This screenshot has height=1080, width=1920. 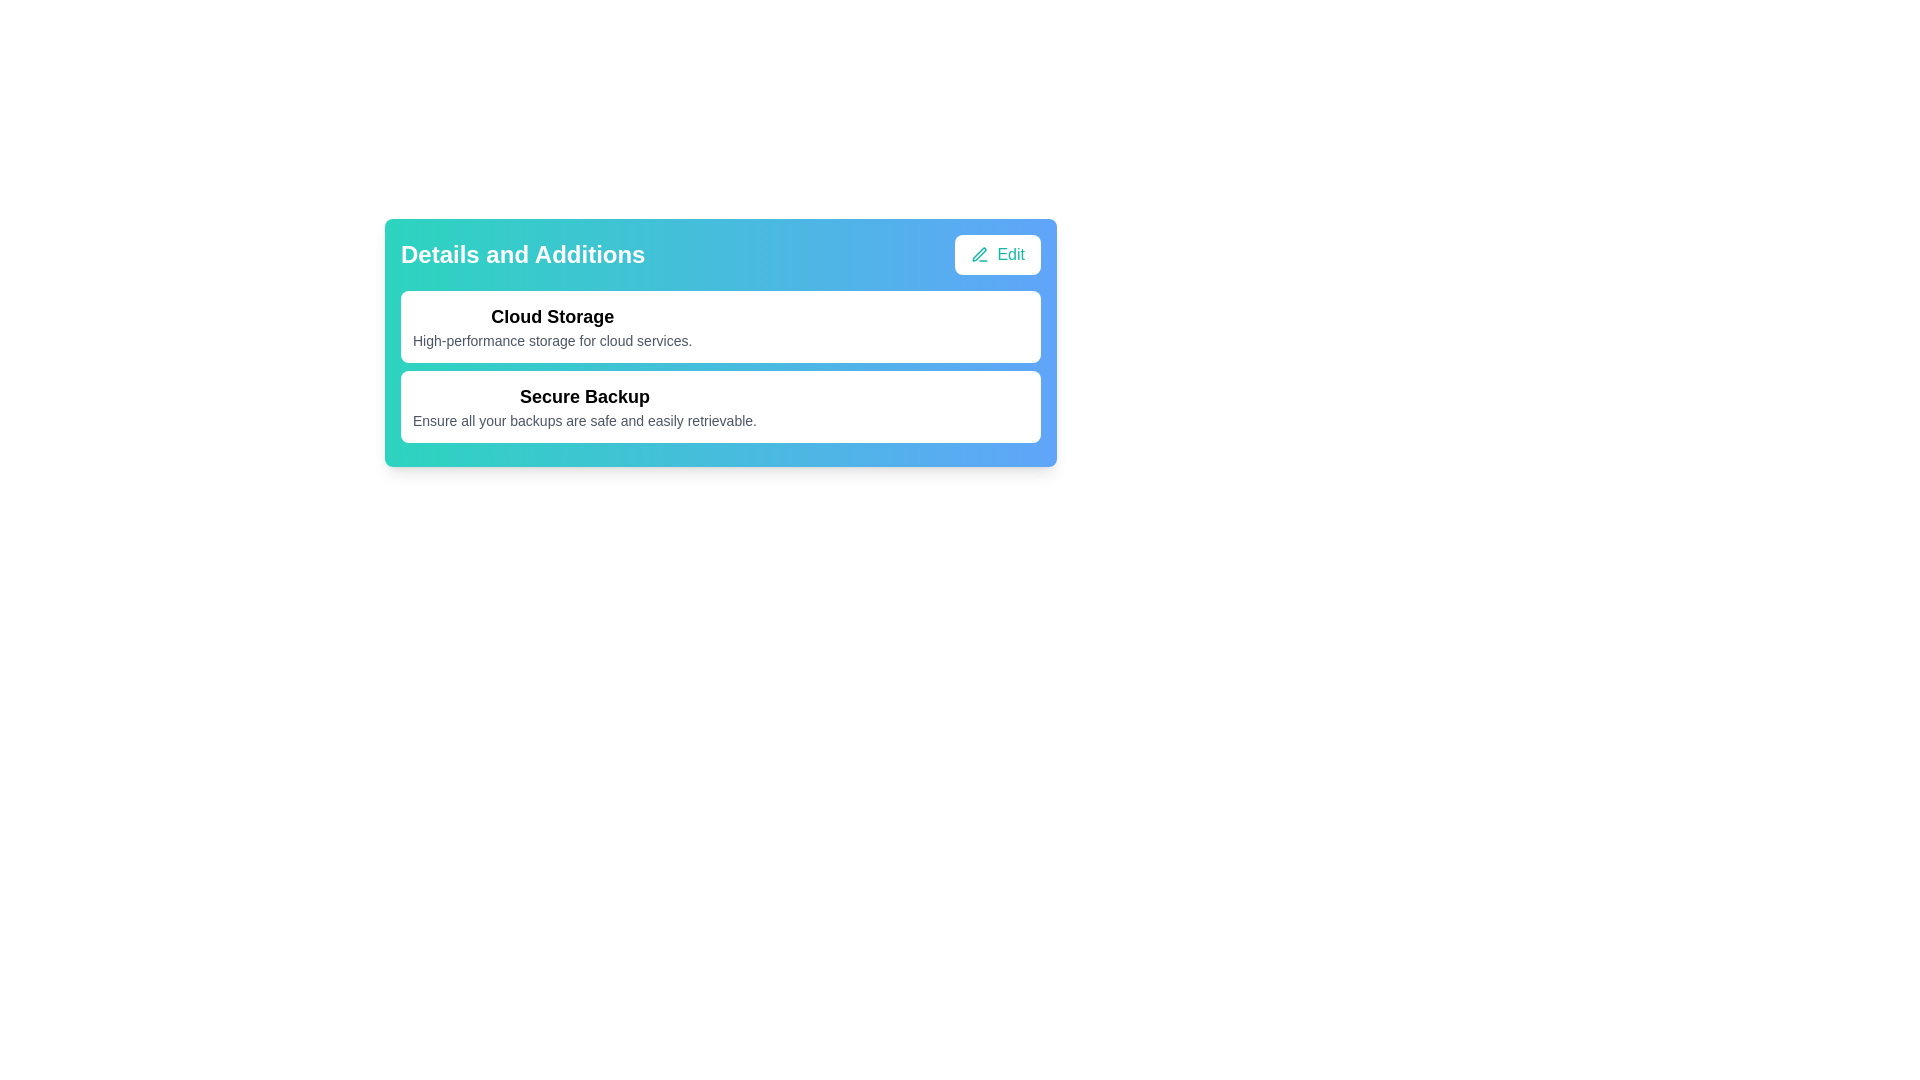 I want to click on the text label that provides a description of the 'Cloud Storage' section, located directly below the 'Cloud Storage' heading, so click(x=552, y=339).